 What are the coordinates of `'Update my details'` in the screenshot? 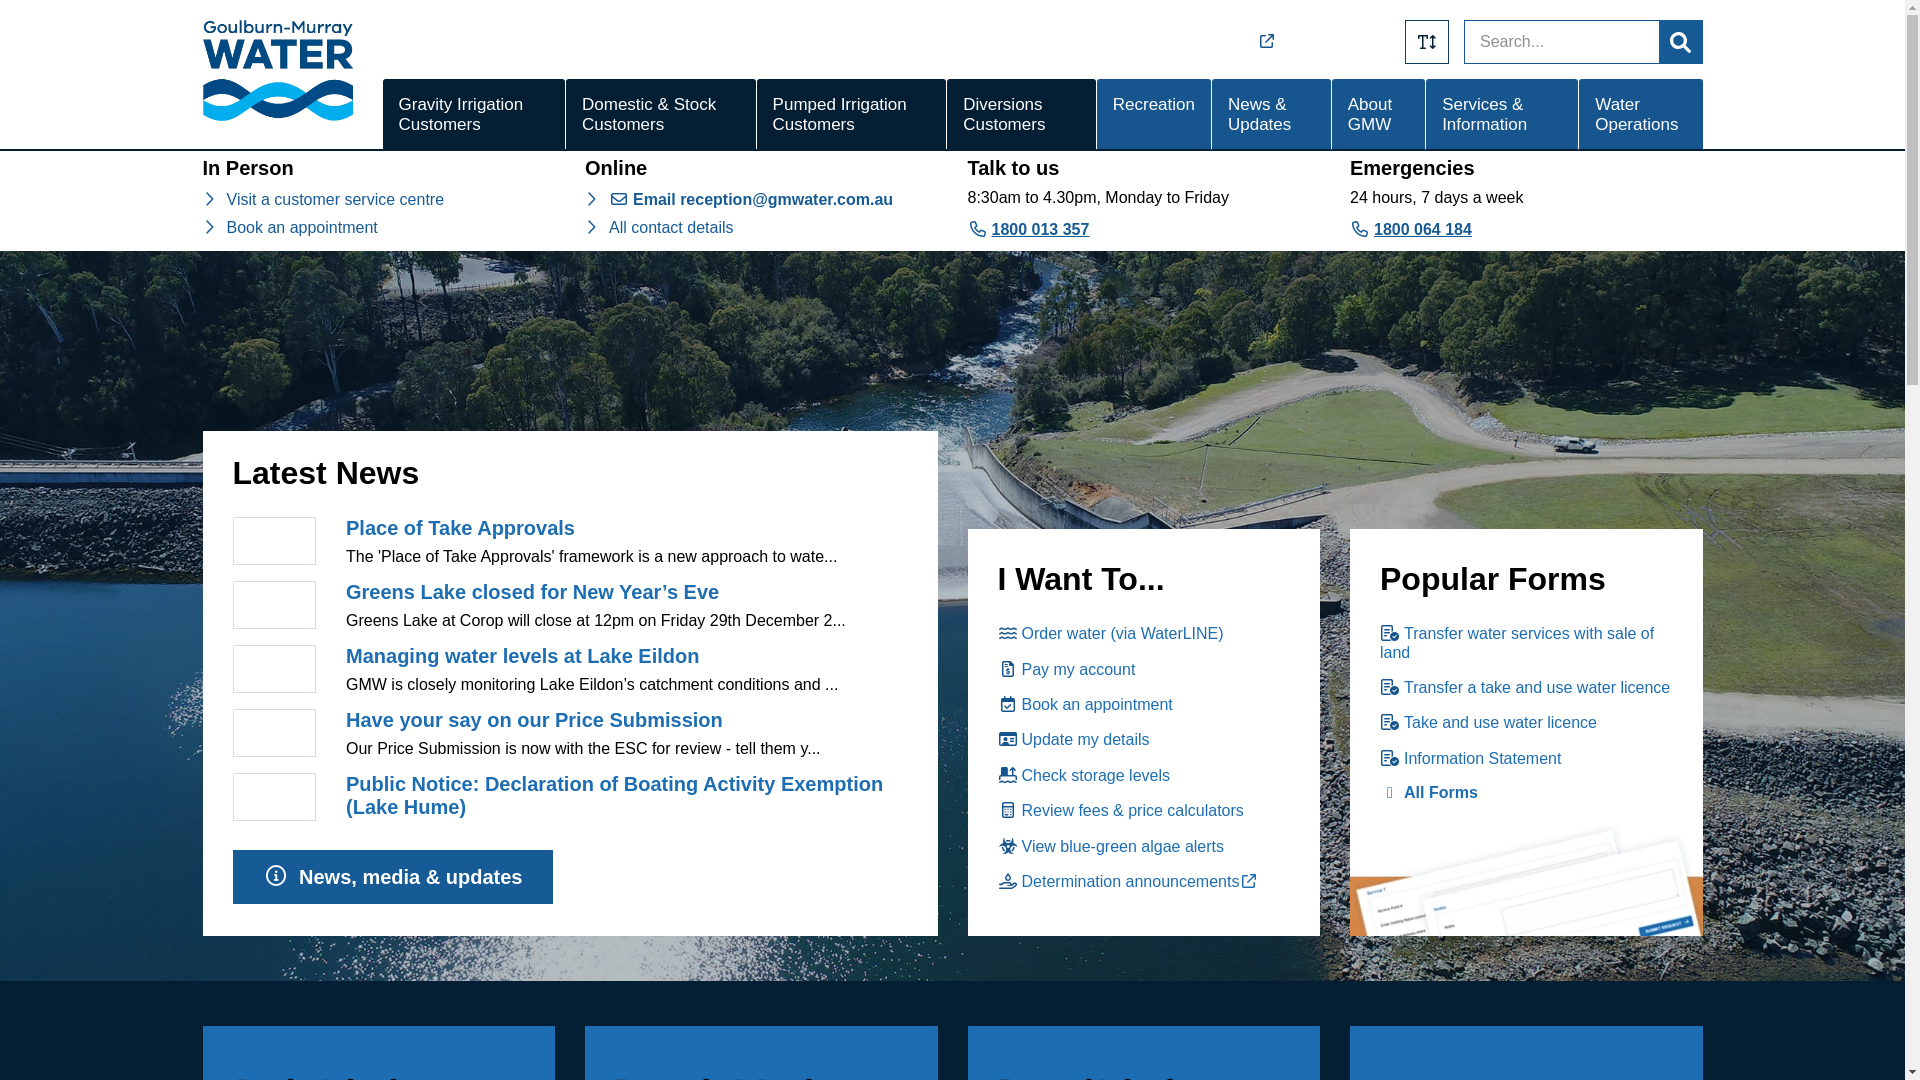 It's located at (1073, 739).